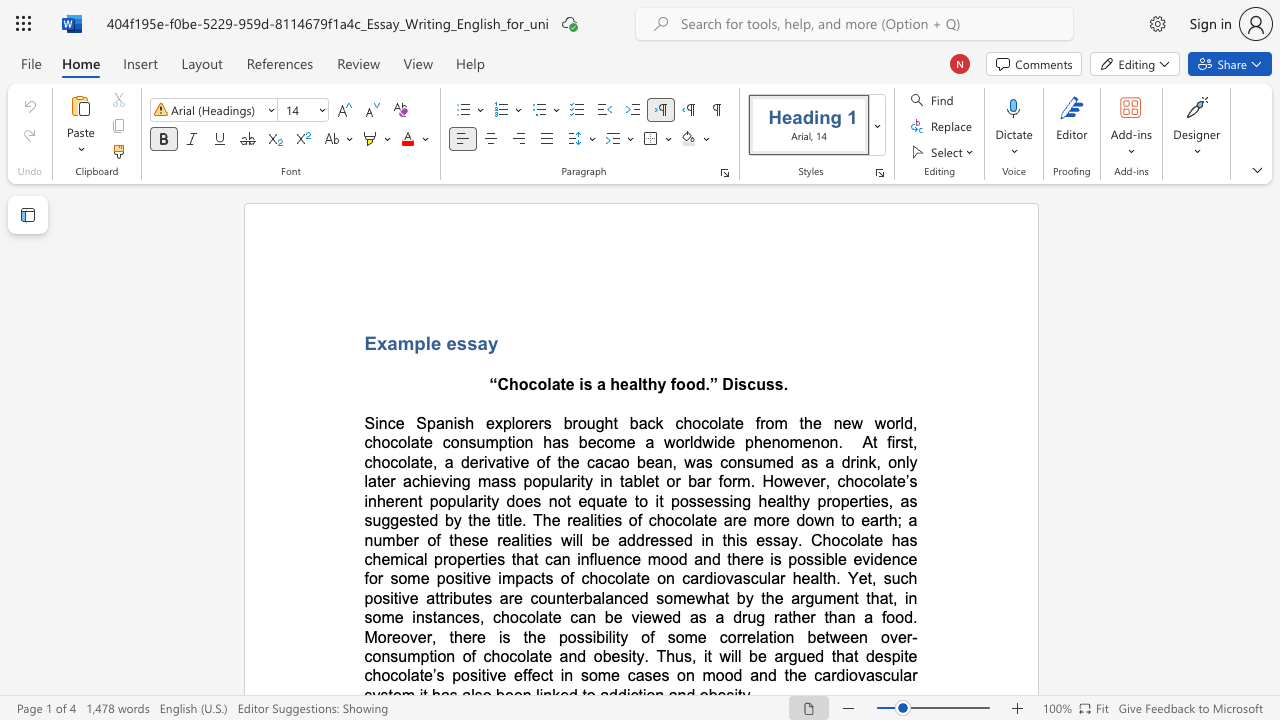  Describe the element at coordinates (364, 342) in the screenshot. I see `the subset text "Example ess" within the text "Example essay"` at that location.